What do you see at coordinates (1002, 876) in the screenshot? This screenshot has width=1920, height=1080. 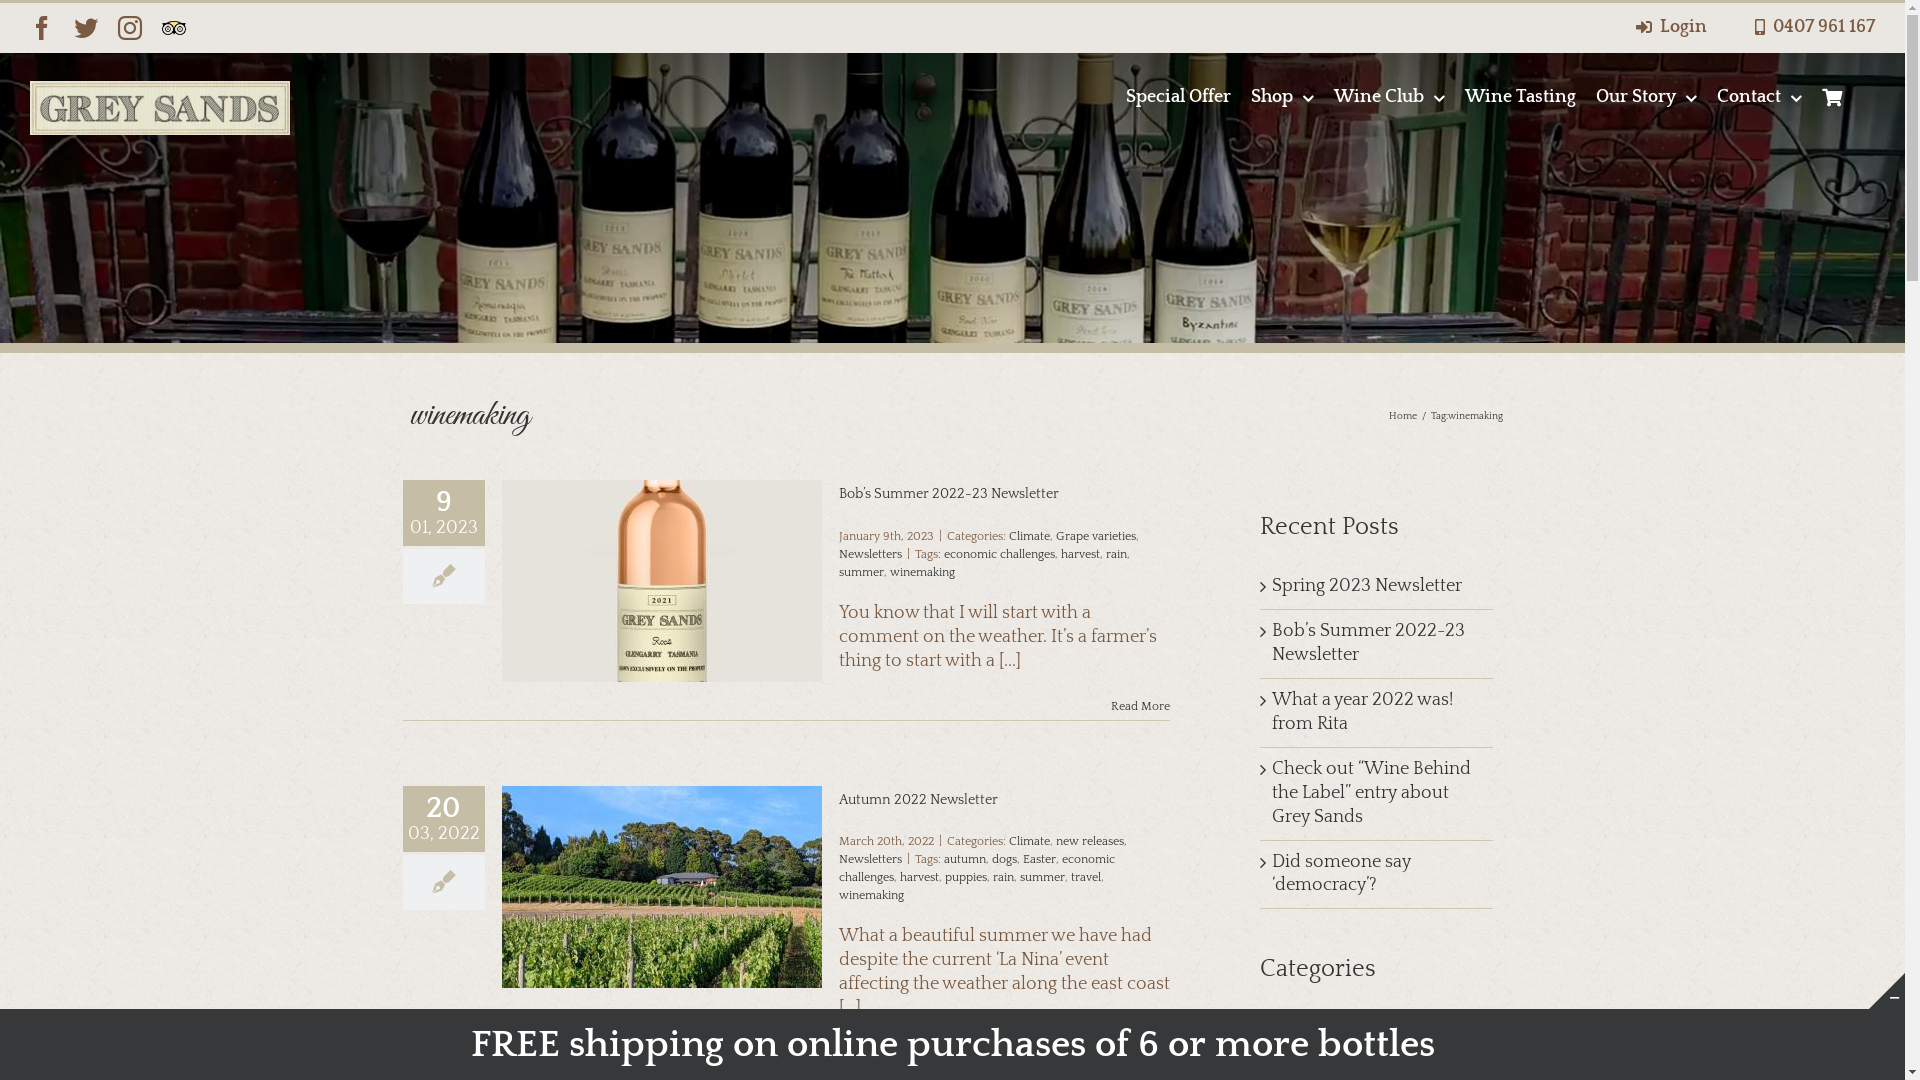 I see `'rain'` at bounding box center [1002, 876].